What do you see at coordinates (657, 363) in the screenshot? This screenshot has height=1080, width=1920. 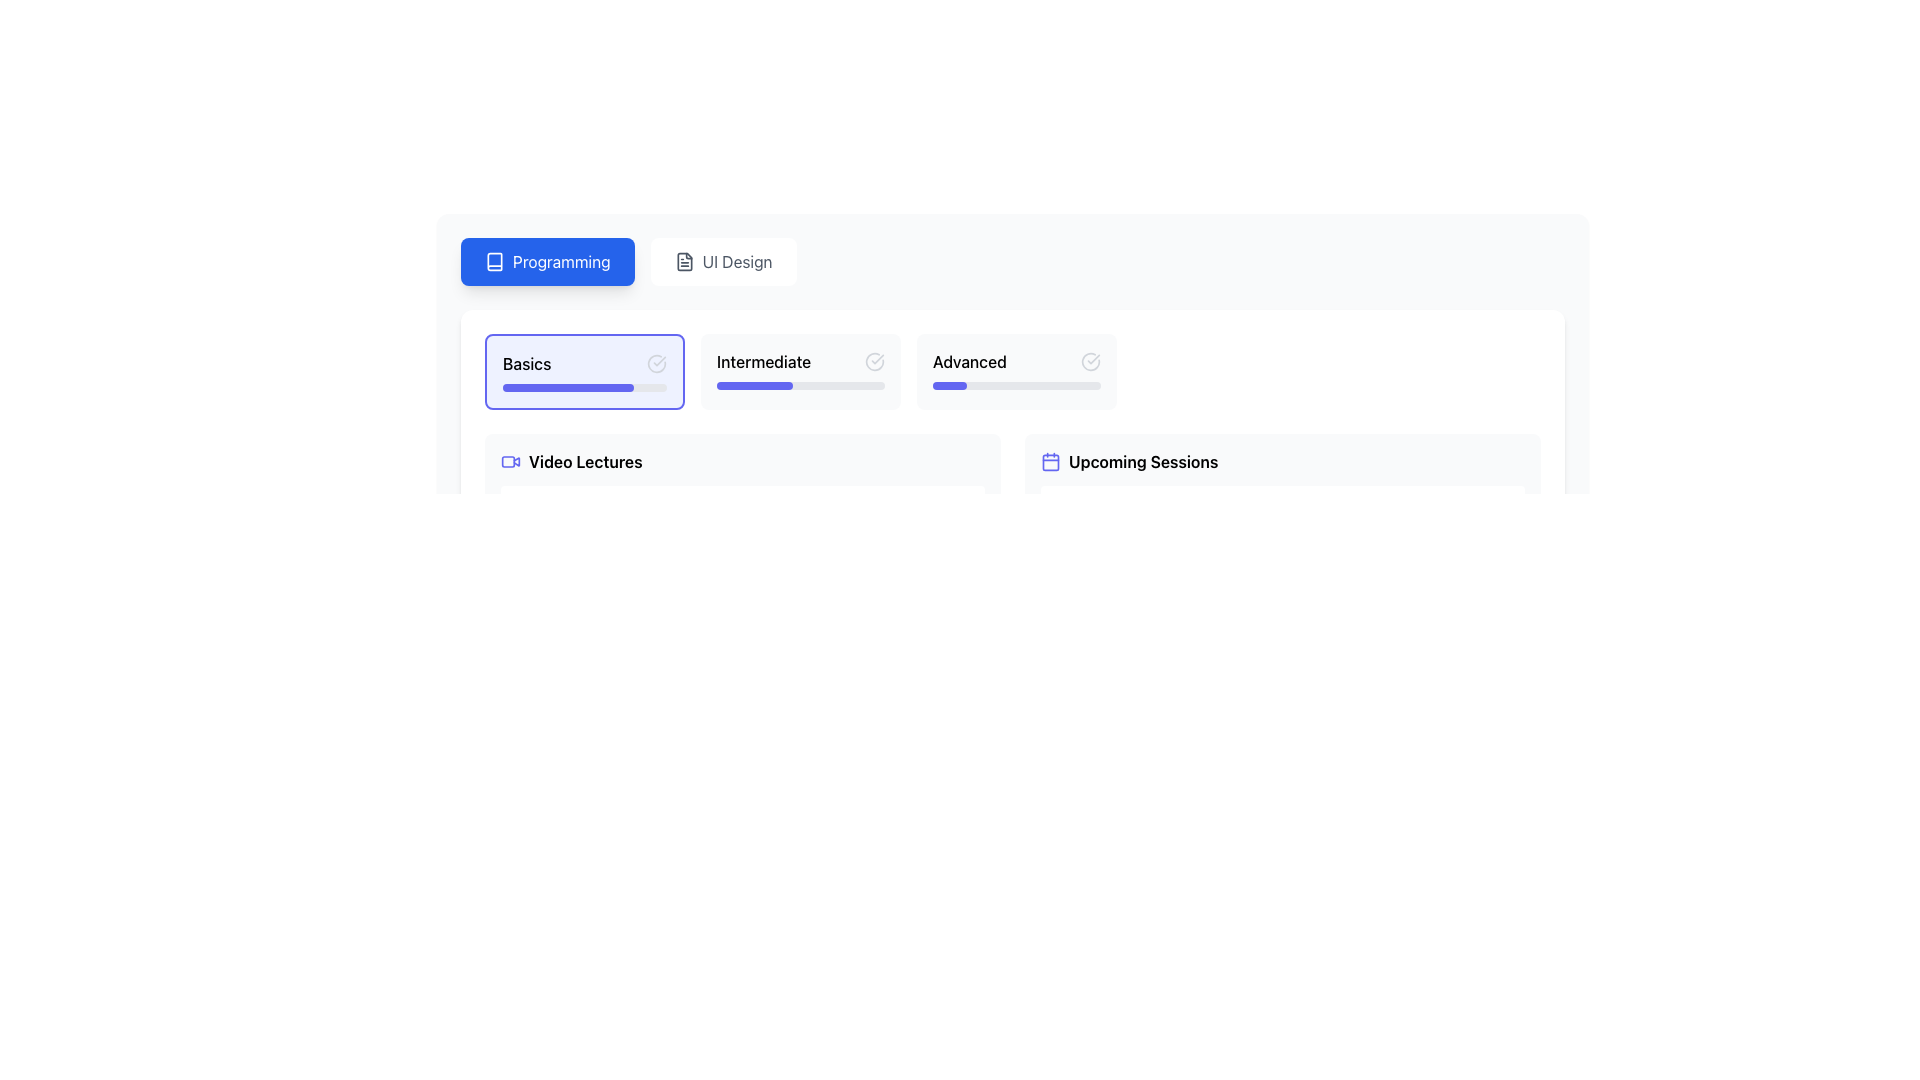 I see `the circular icon with an open outline located on the right-hand side of the 'Basics' section header in the 'Programming' options` at bounding box center [657, 363].